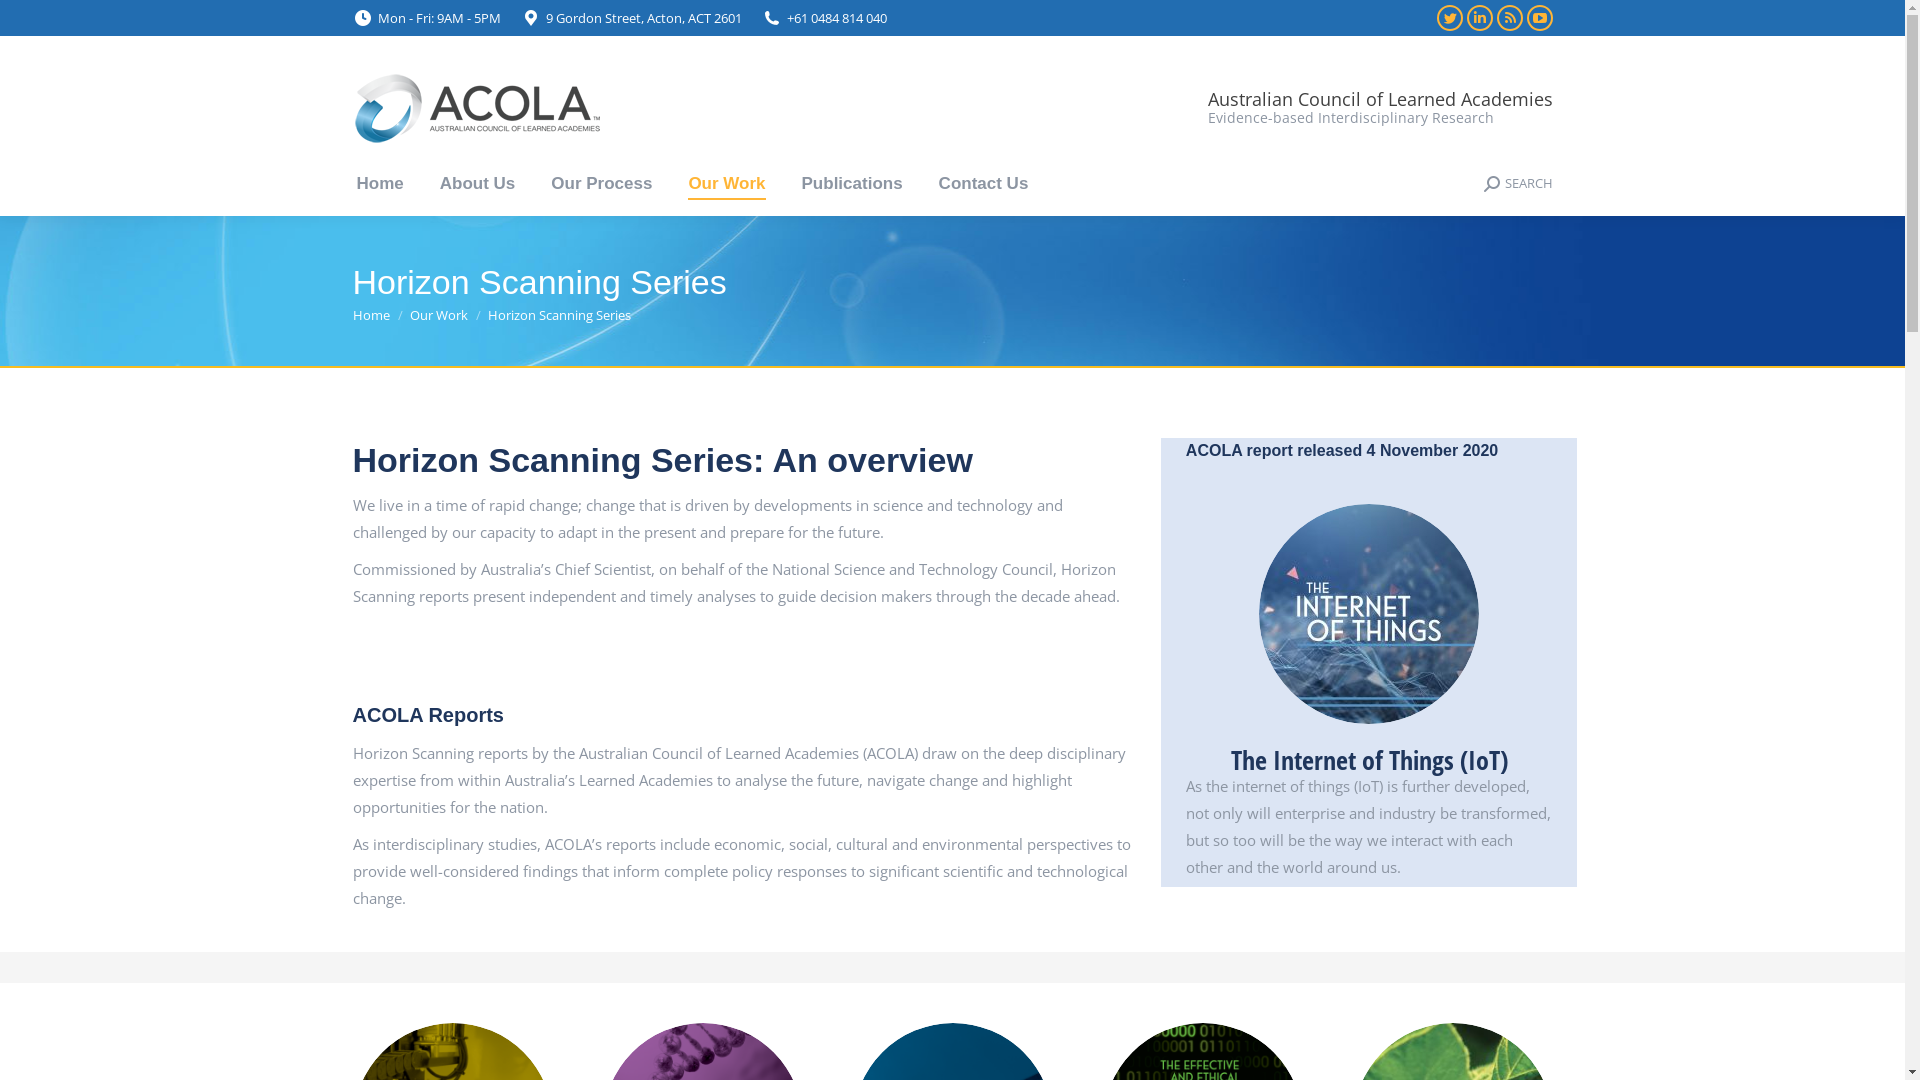 The width and height of the screenshot is (1920, 1080). Describe the element at coordinates (1483, 183) in the screenshot. I see `'SEARCH'` at that location.